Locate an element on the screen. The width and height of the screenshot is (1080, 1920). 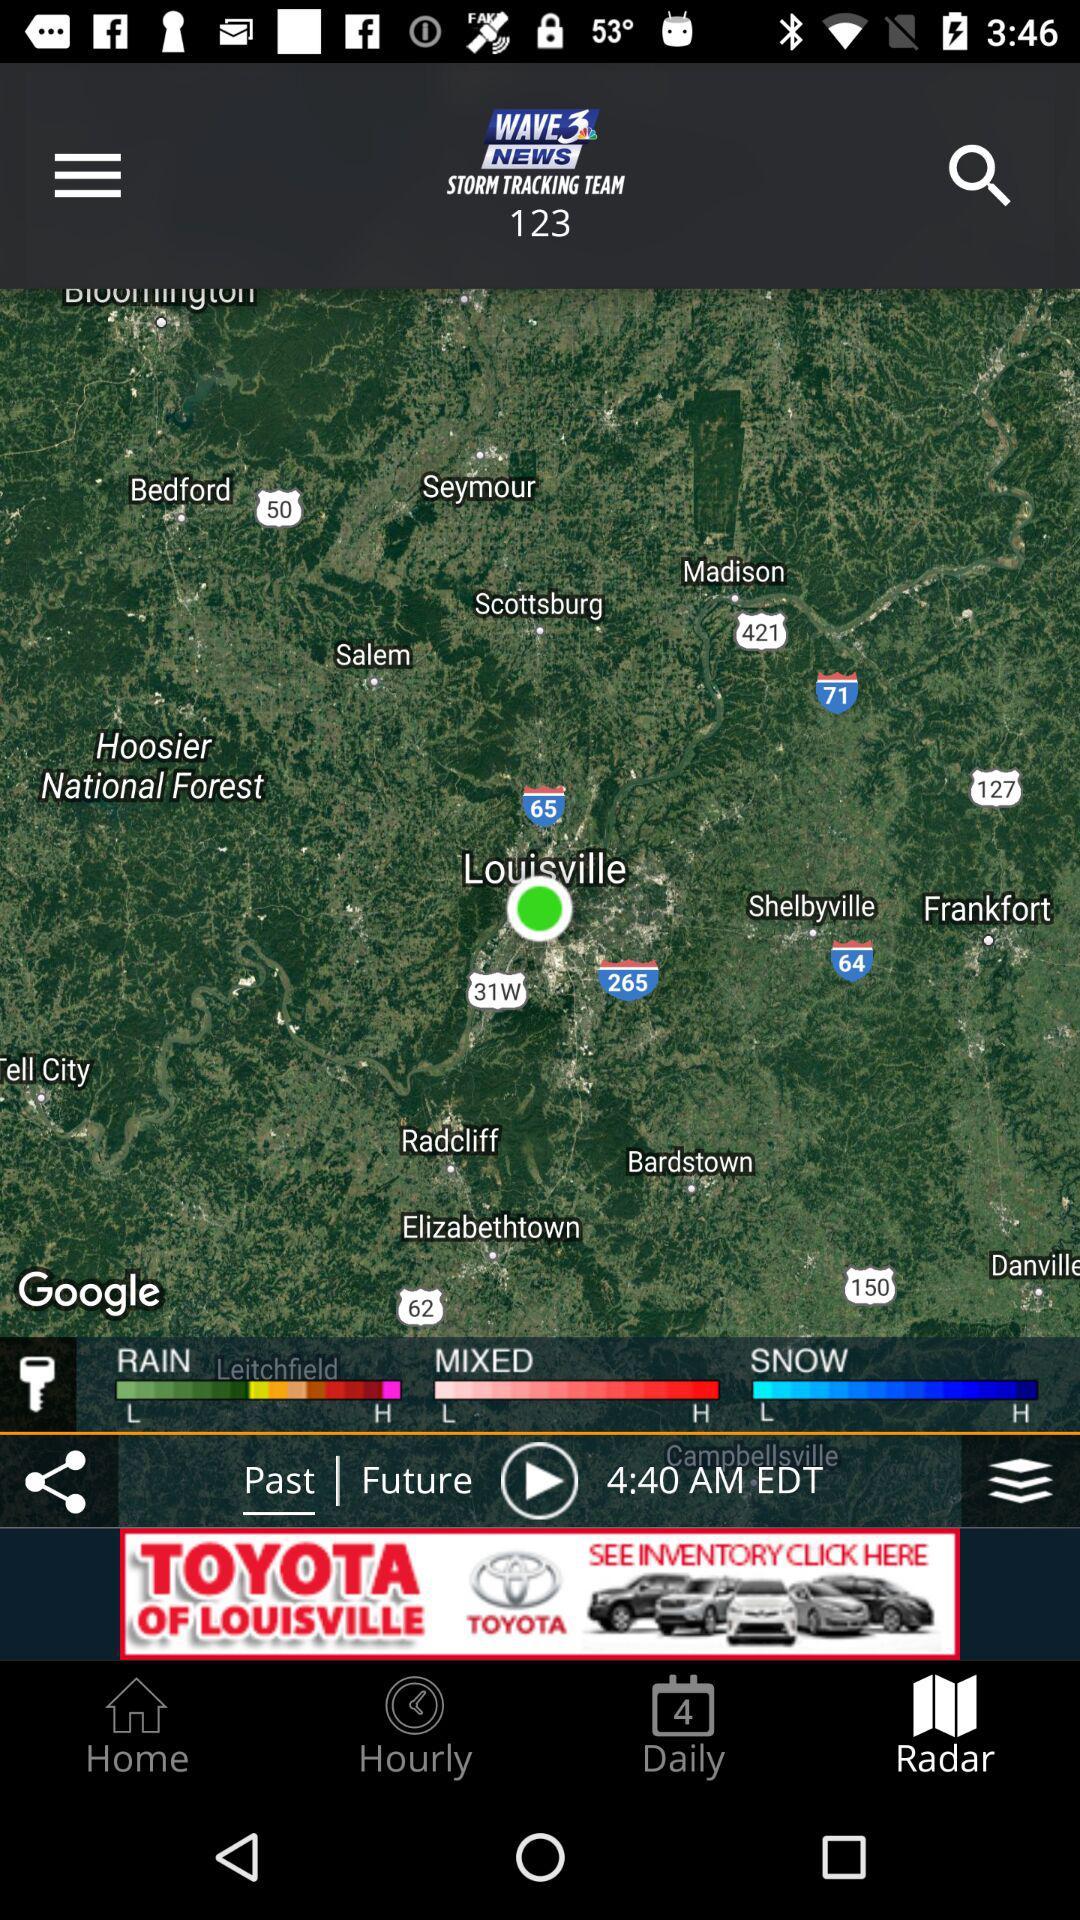
radio button next to hourly radio button is located at coordinates (135, 1726).